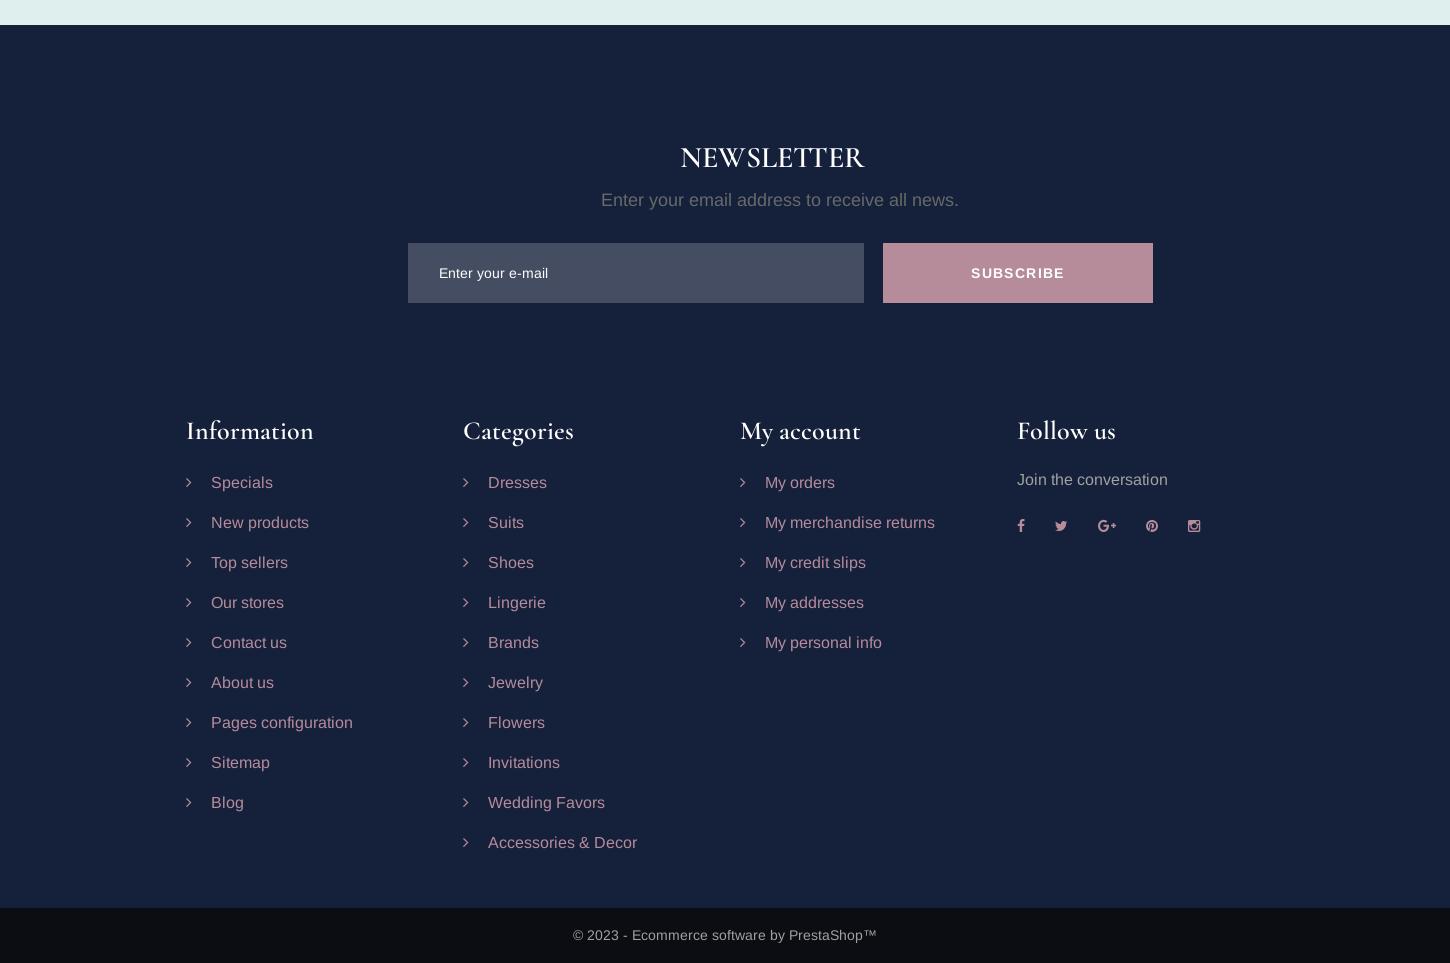  What do you see at coordinates (516, 482) in the screenshot?
I see `'Dresses'` at bounding box center [516, 482].